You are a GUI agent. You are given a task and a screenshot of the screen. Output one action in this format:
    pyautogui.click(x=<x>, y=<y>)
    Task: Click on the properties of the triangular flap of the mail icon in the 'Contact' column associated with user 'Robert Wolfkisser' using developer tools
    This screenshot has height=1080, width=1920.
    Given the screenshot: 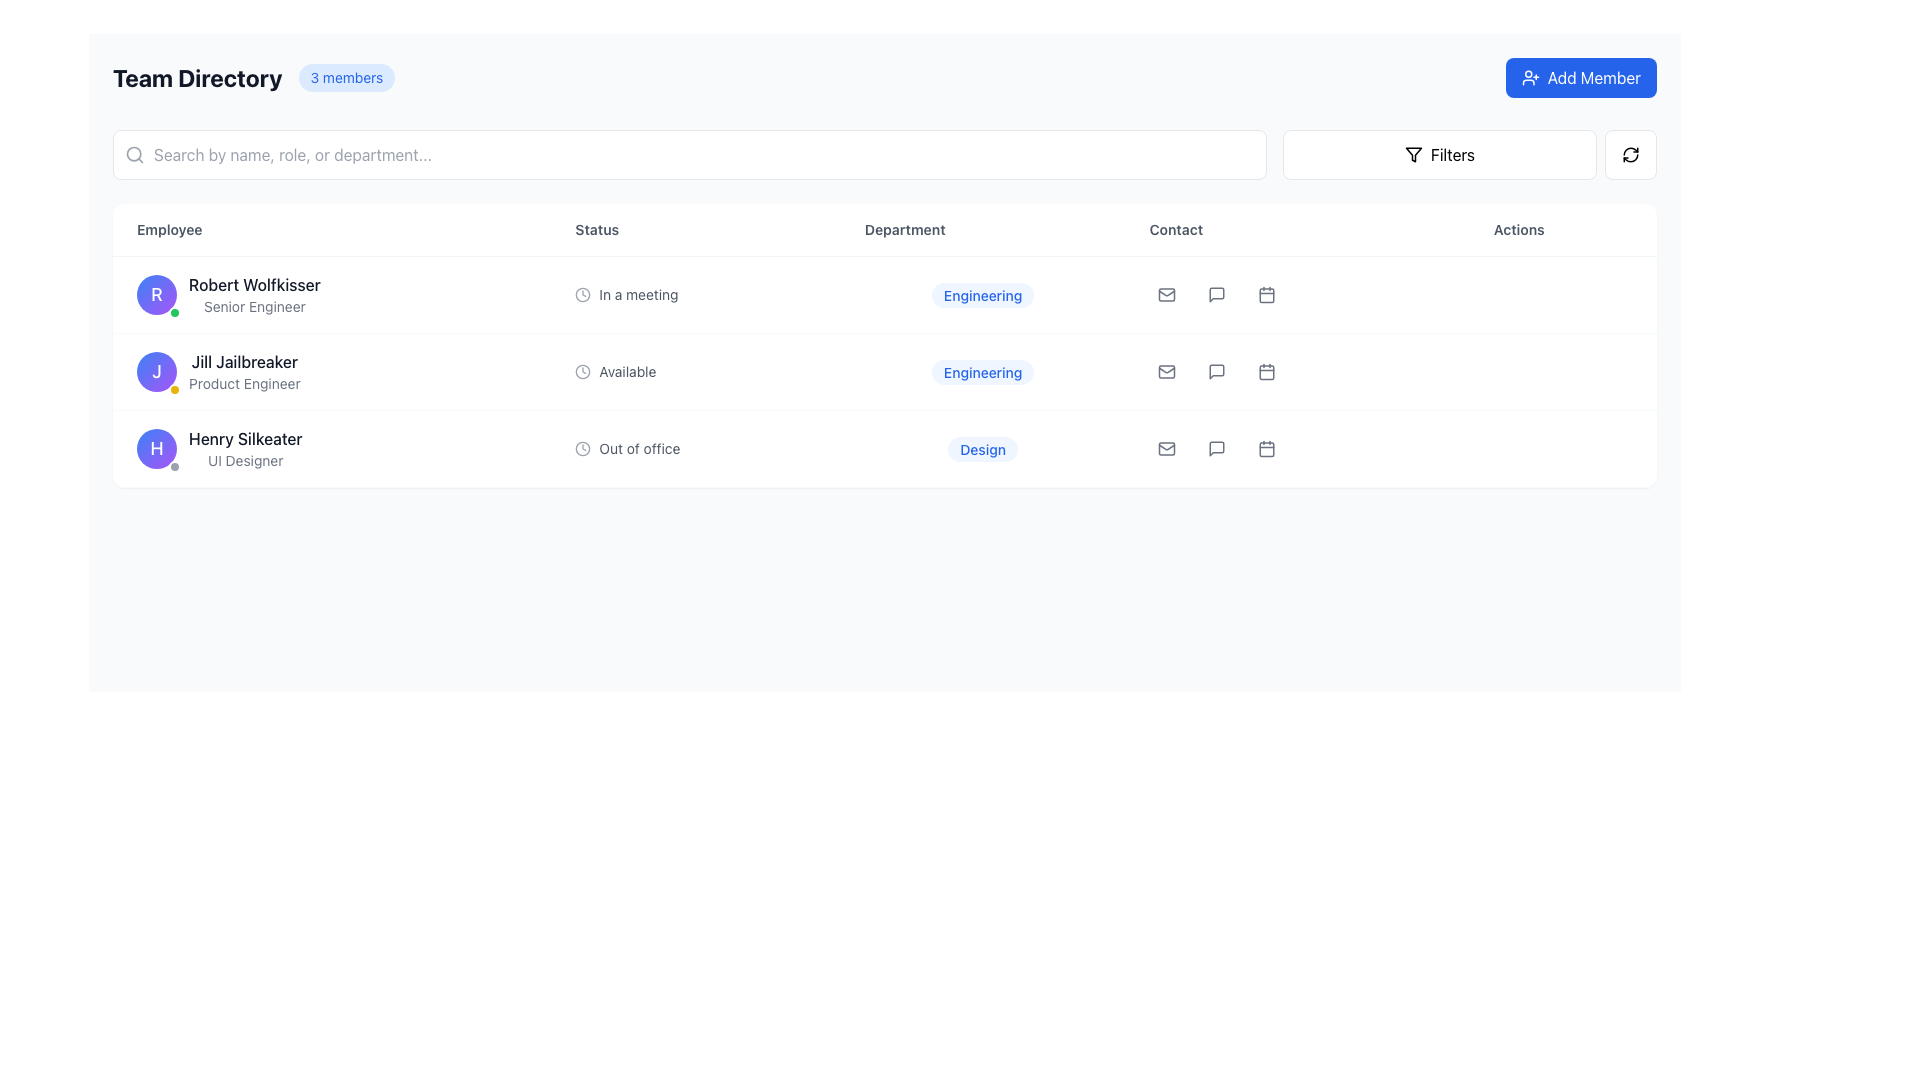 What is the action you would take?
    pyautogui.click(x=1166, y=293)
    